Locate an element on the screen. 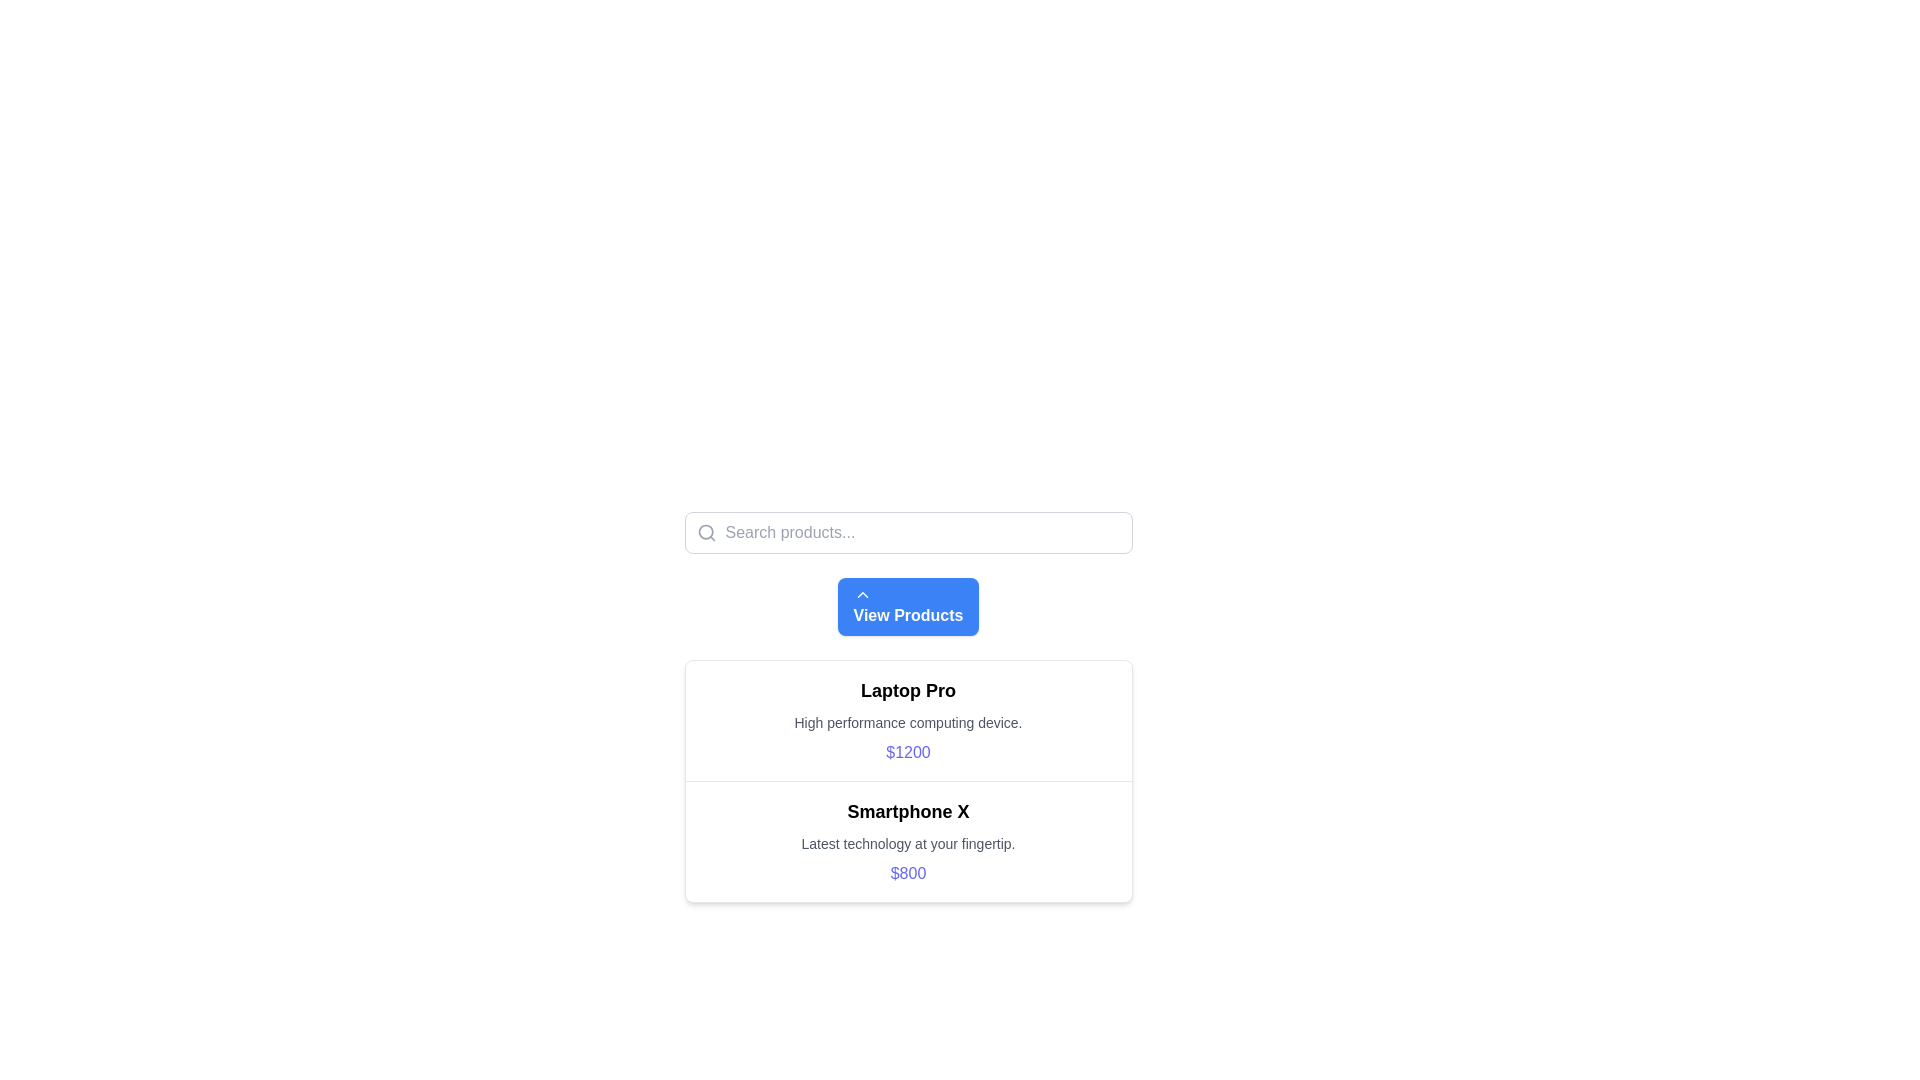 The width and height of the screenshot is (1920, 1080). the Product Information Block for 'Laptop Pro', which includes the title, description, and price, located below the 'View Products' button is located at coordinates (907, 684).